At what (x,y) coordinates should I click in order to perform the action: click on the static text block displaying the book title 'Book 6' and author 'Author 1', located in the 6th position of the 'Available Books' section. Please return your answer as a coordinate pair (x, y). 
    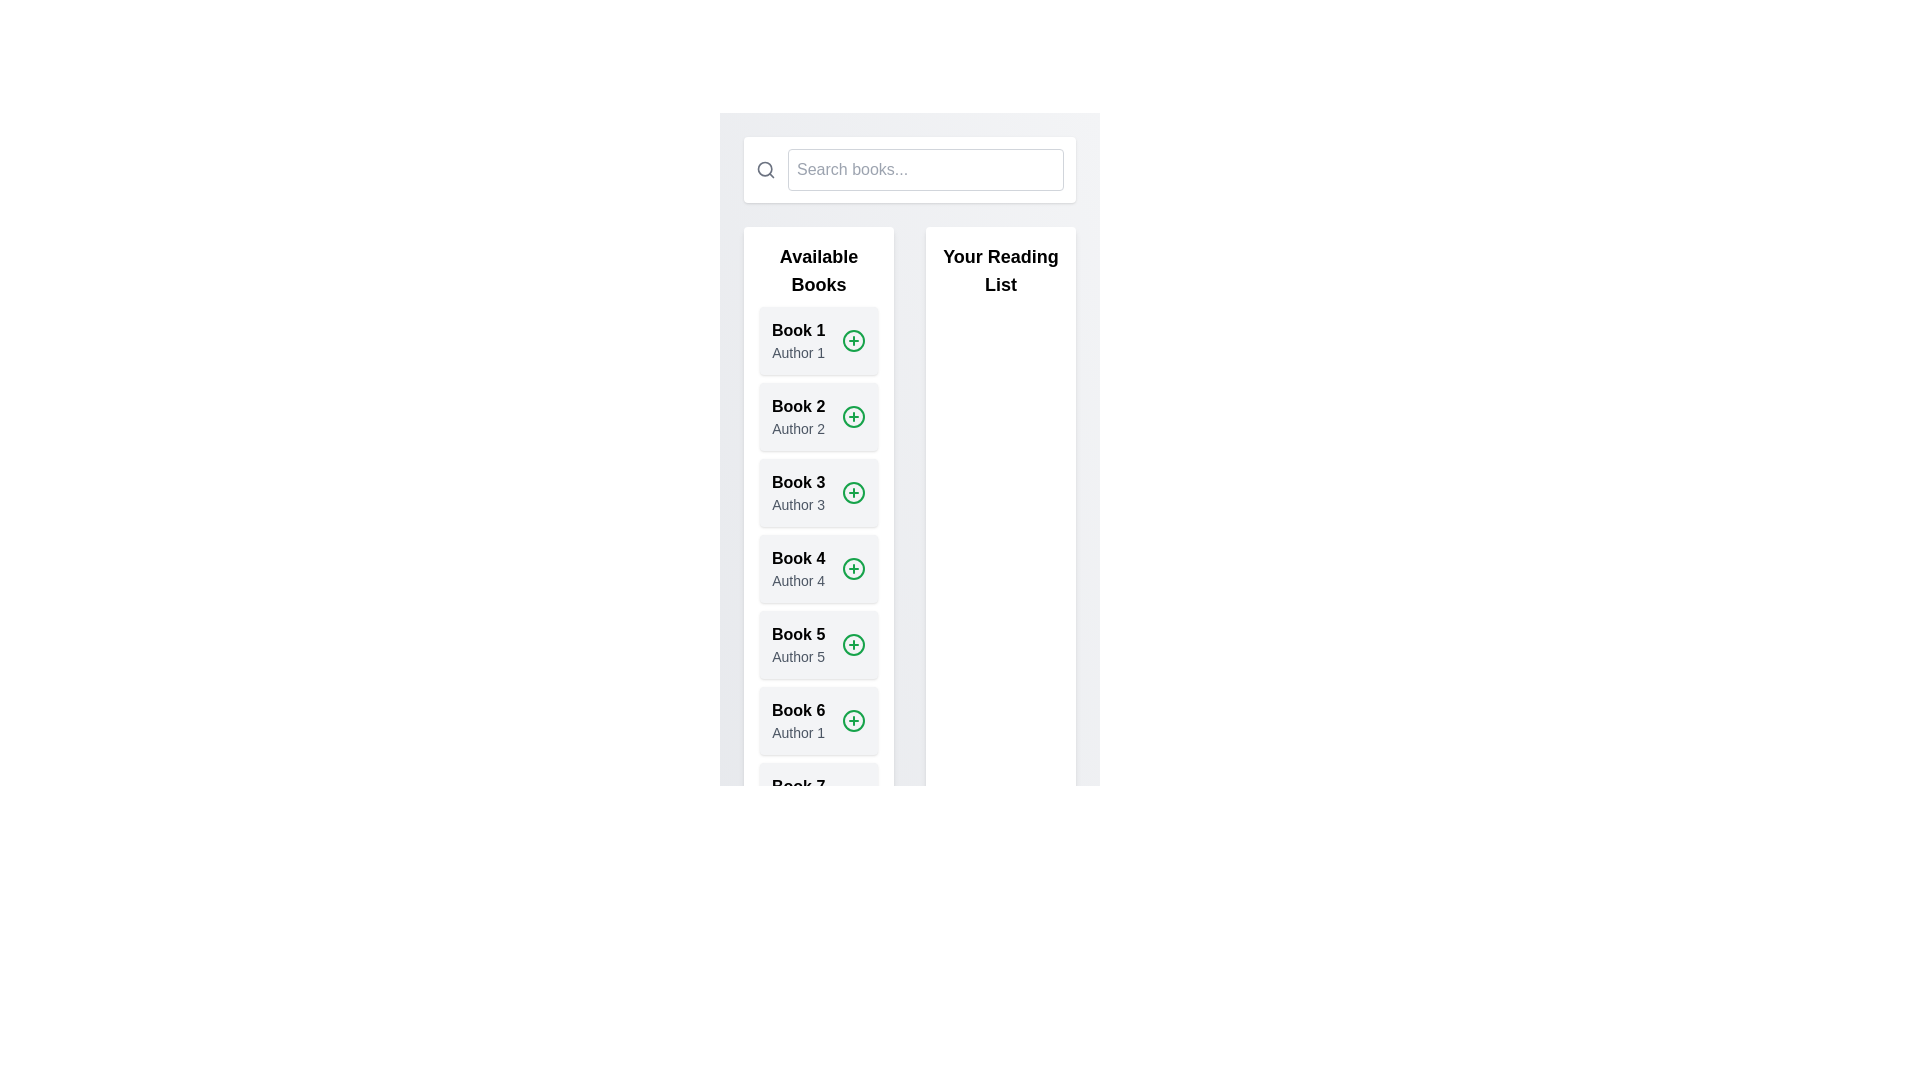
    Looking at the image, I should click on (797, 721).